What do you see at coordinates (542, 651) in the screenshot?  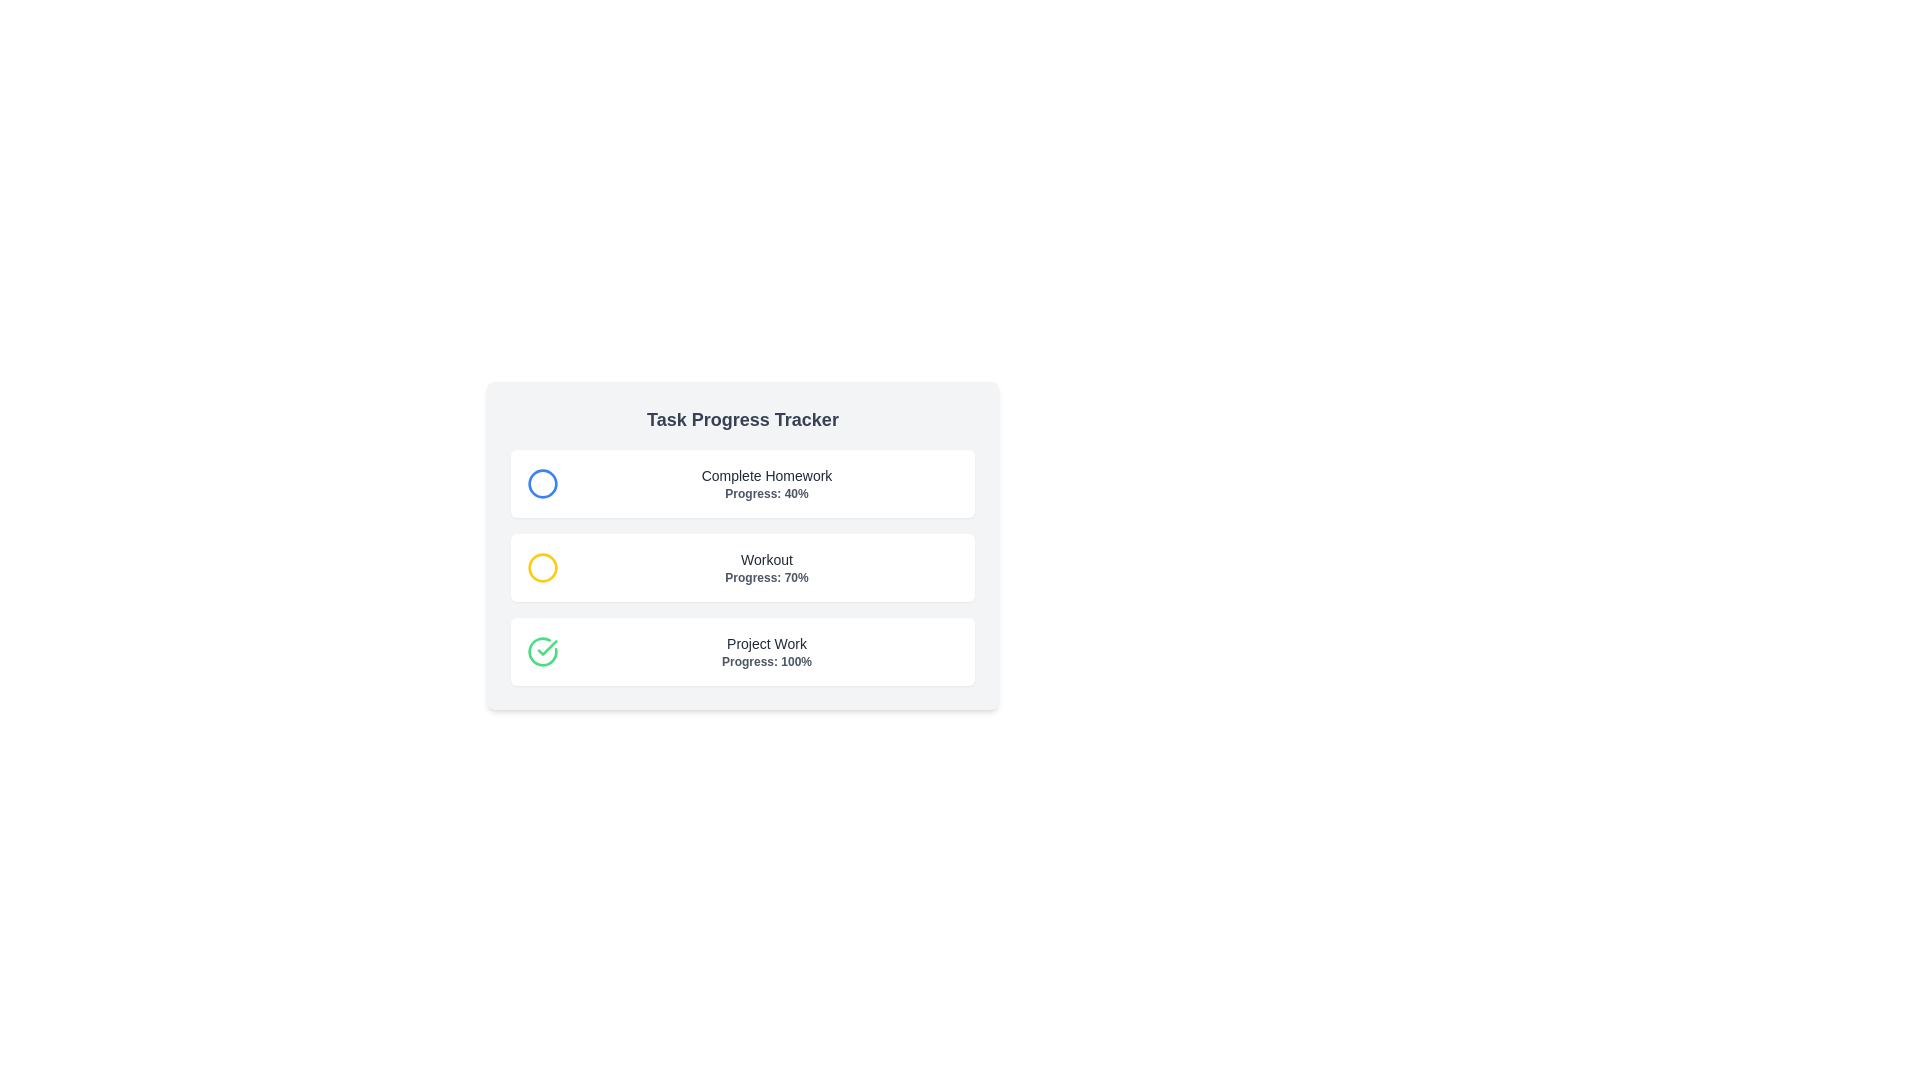 I see `the decorative graphical element indicating the completion of the 'Project Work' task, located to the left of the text label and progress value` at bounding box center [542, 651].